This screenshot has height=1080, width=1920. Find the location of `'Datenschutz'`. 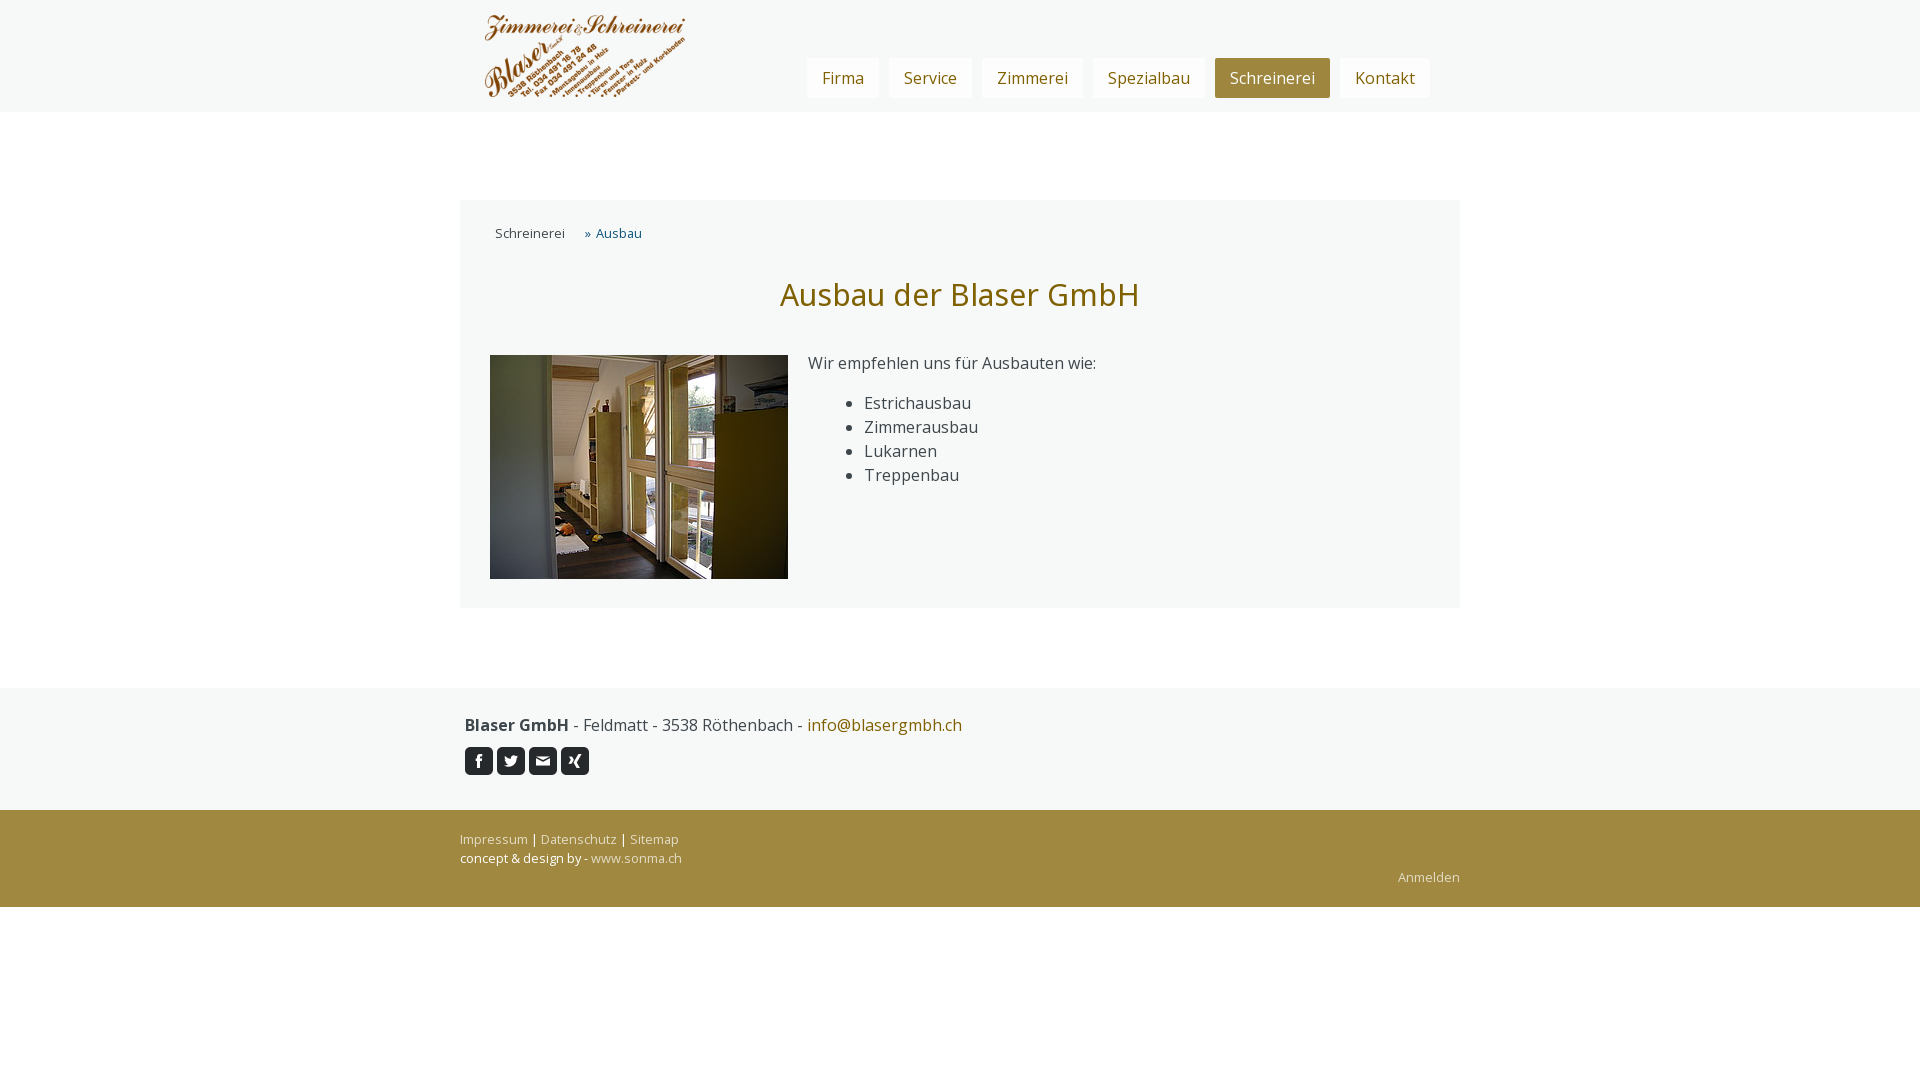

'Datenschutz' is located at coordinates (578, 839).